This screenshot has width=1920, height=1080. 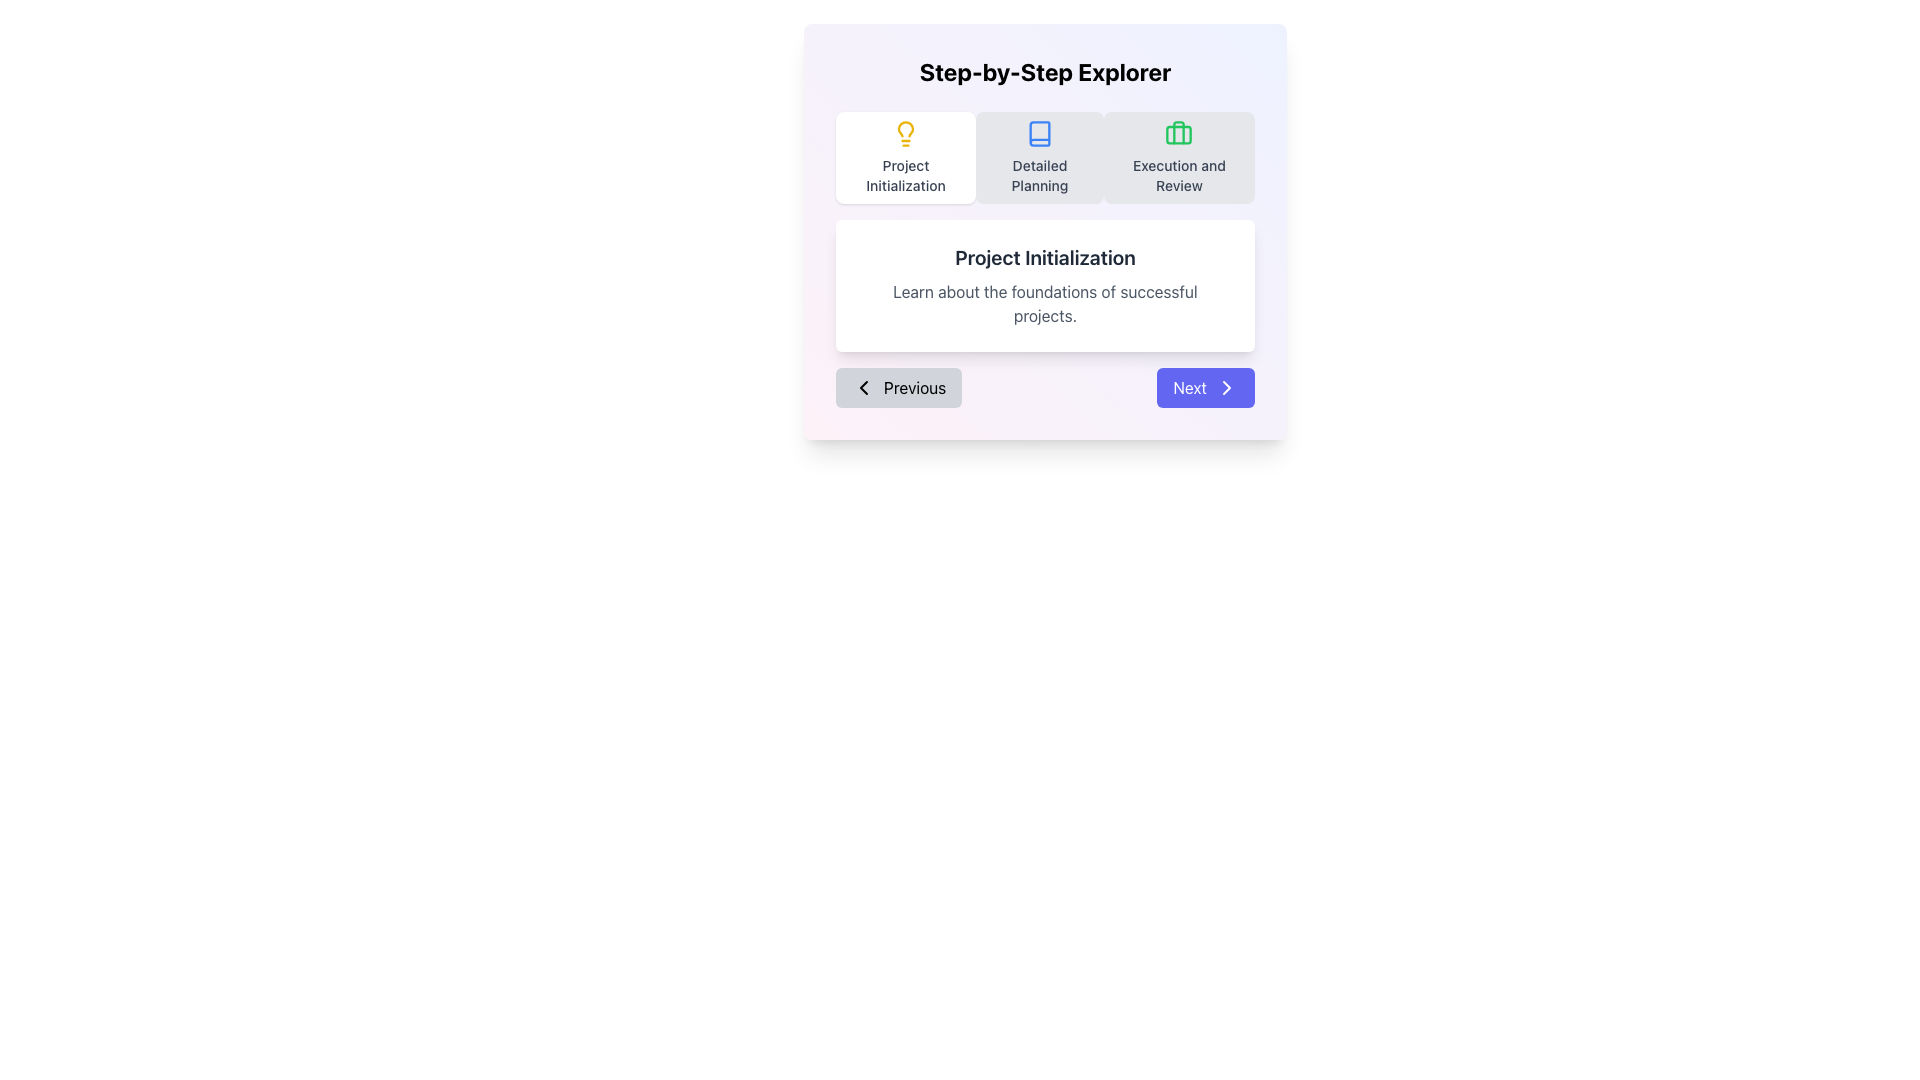 What do you see at coordinates (905, 129) in the screenshot?
I see `the topmost segment of the lightbulb icon in the 'Project Initialization' tab of the primary navigation bar` at bounding box center [905, 129].